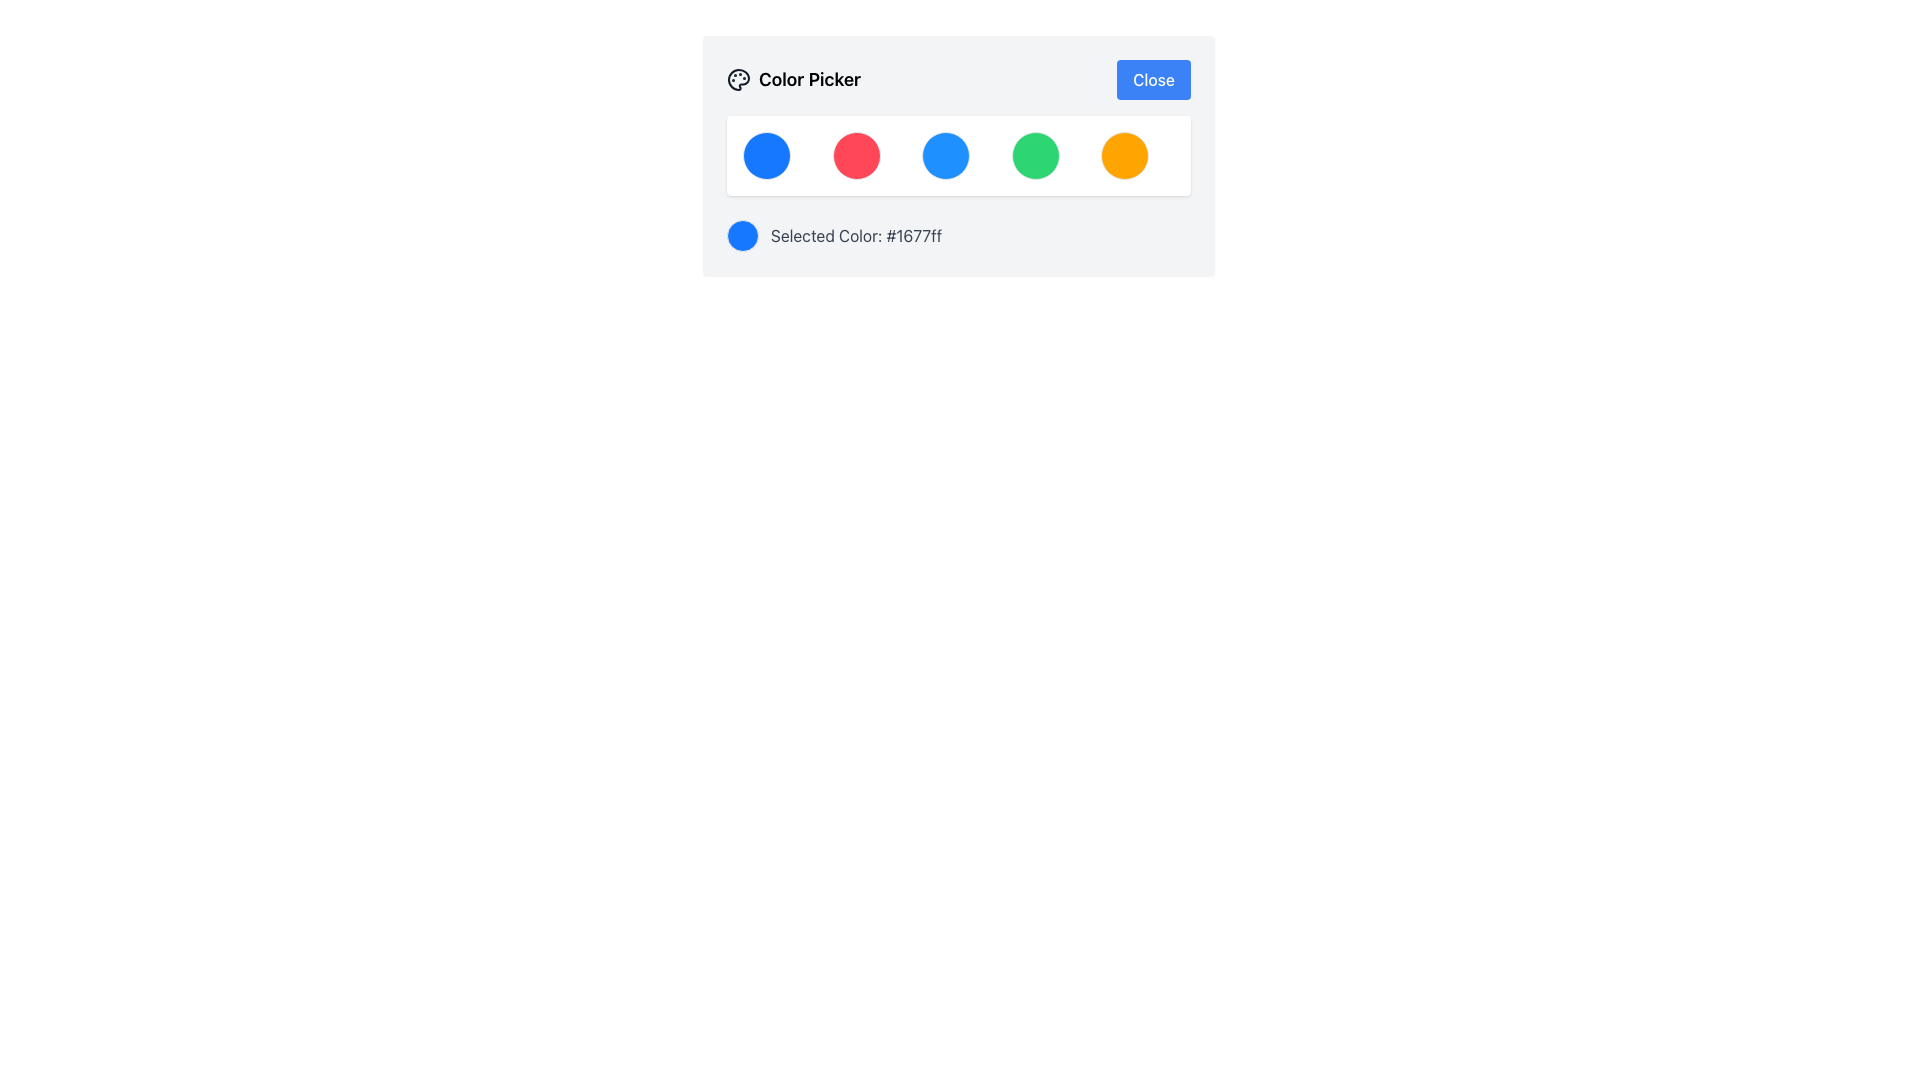  Describe the element at coordinates (738, 79) in the screenshot. I see `the palette icon, which is a vector shape with a circular layout and smaller circles, located in the left section of the horizontal bar at the top of the color picker component` at that location.